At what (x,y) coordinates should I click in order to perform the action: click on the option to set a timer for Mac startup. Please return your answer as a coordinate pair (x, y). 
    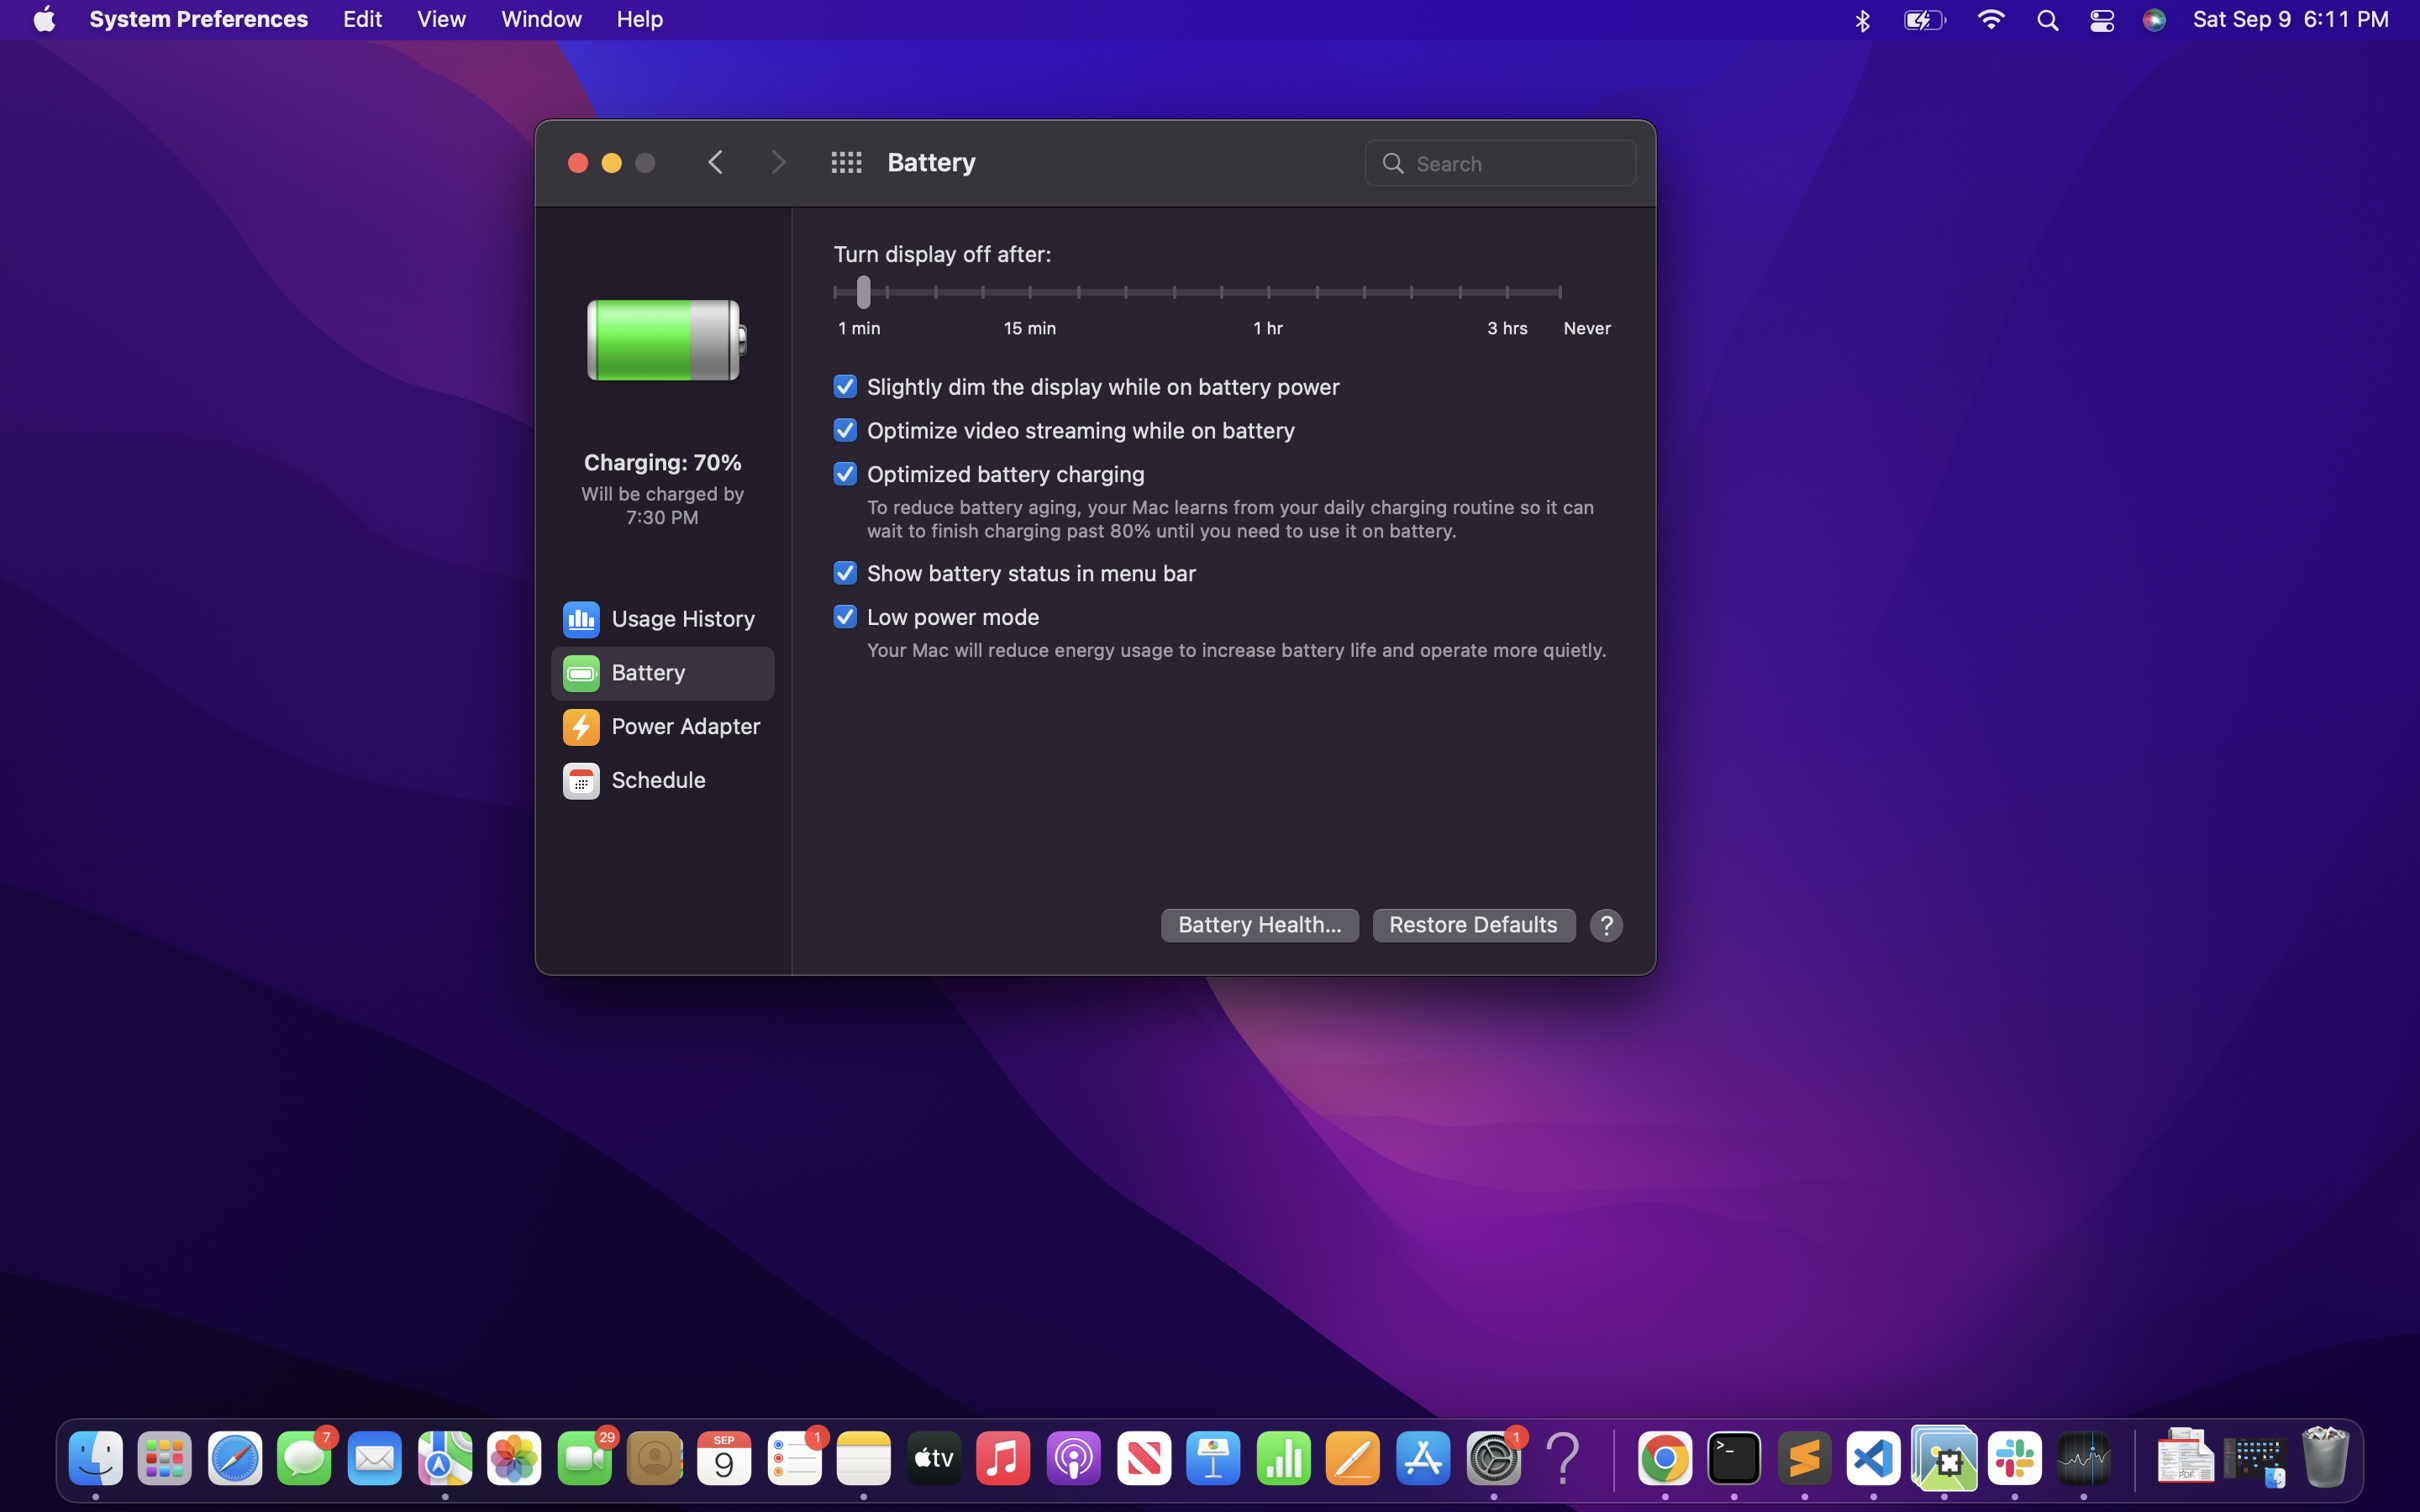
    Looking at the image, I should click on (660, 781).